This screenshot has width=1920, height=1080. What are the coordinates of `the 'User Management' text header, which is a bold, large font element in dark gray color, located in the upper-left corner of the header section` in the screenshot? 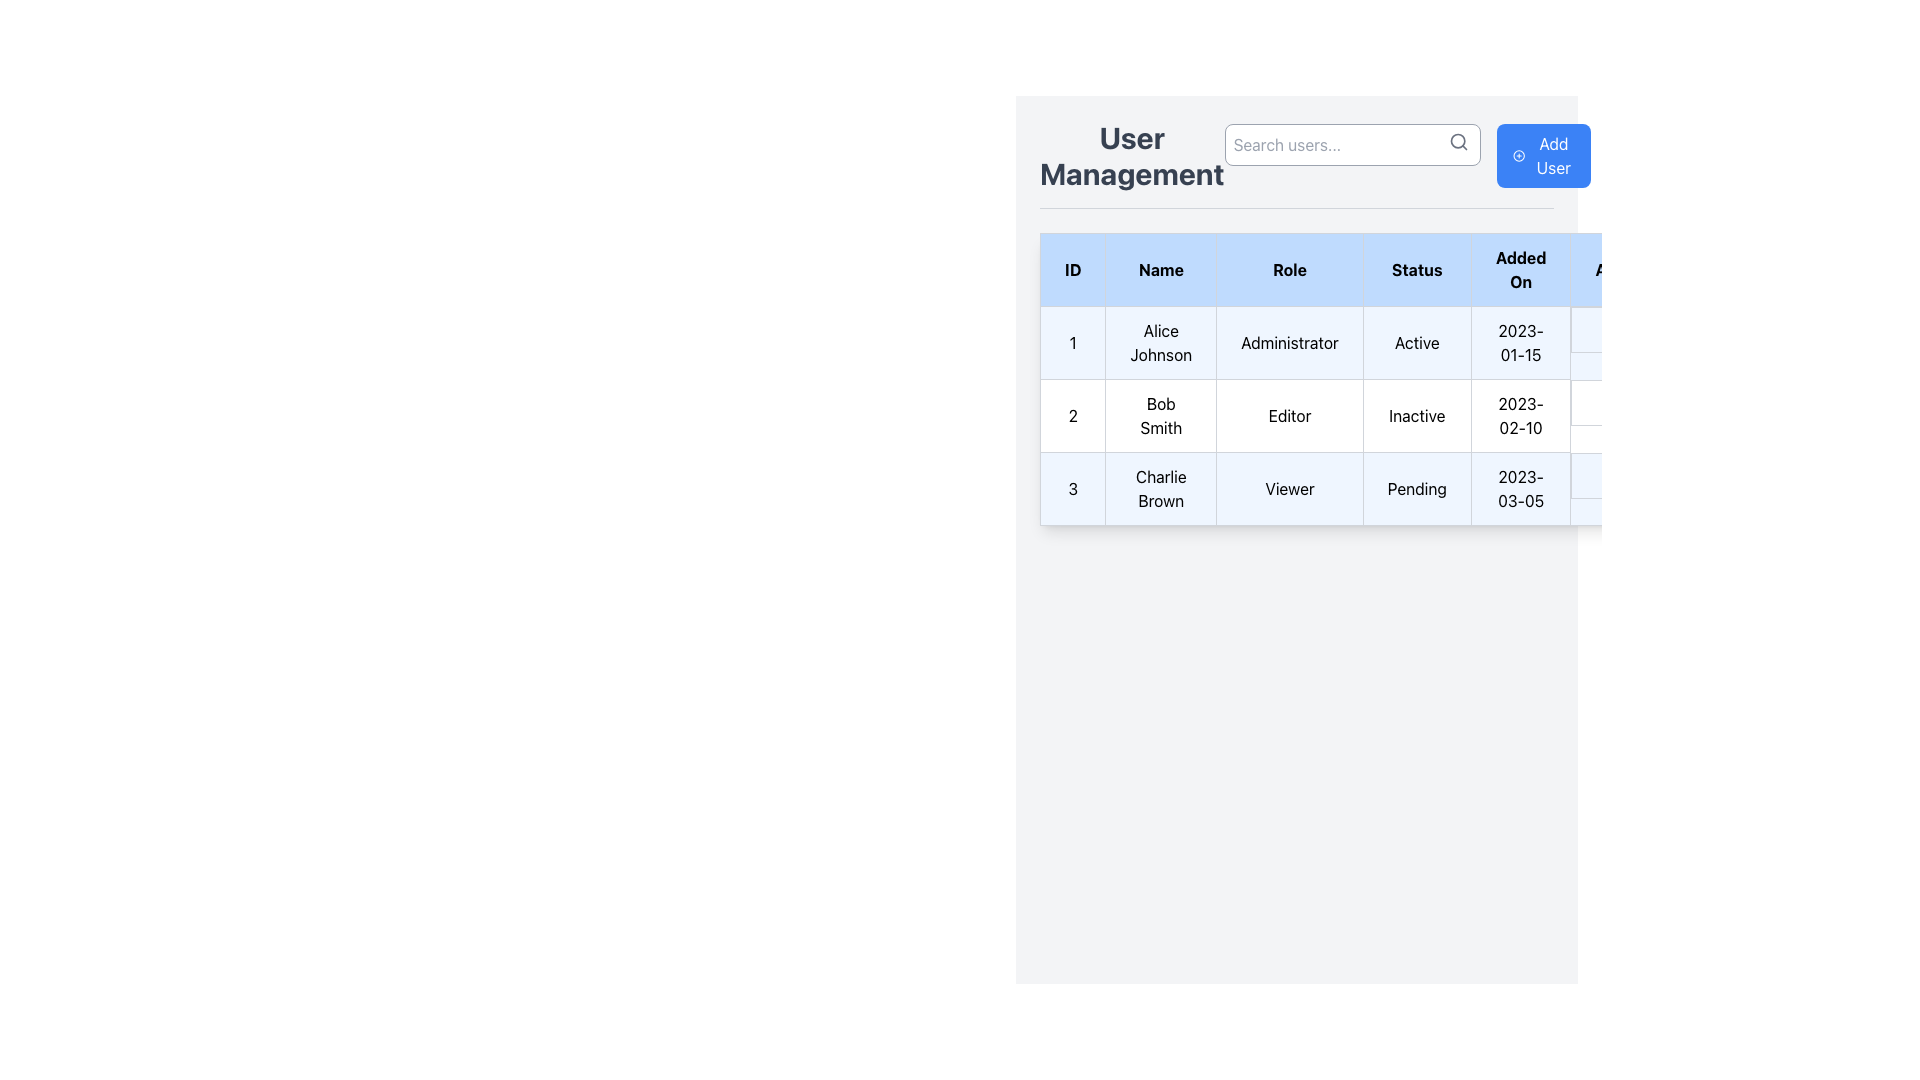 It's located at (1132, 154).